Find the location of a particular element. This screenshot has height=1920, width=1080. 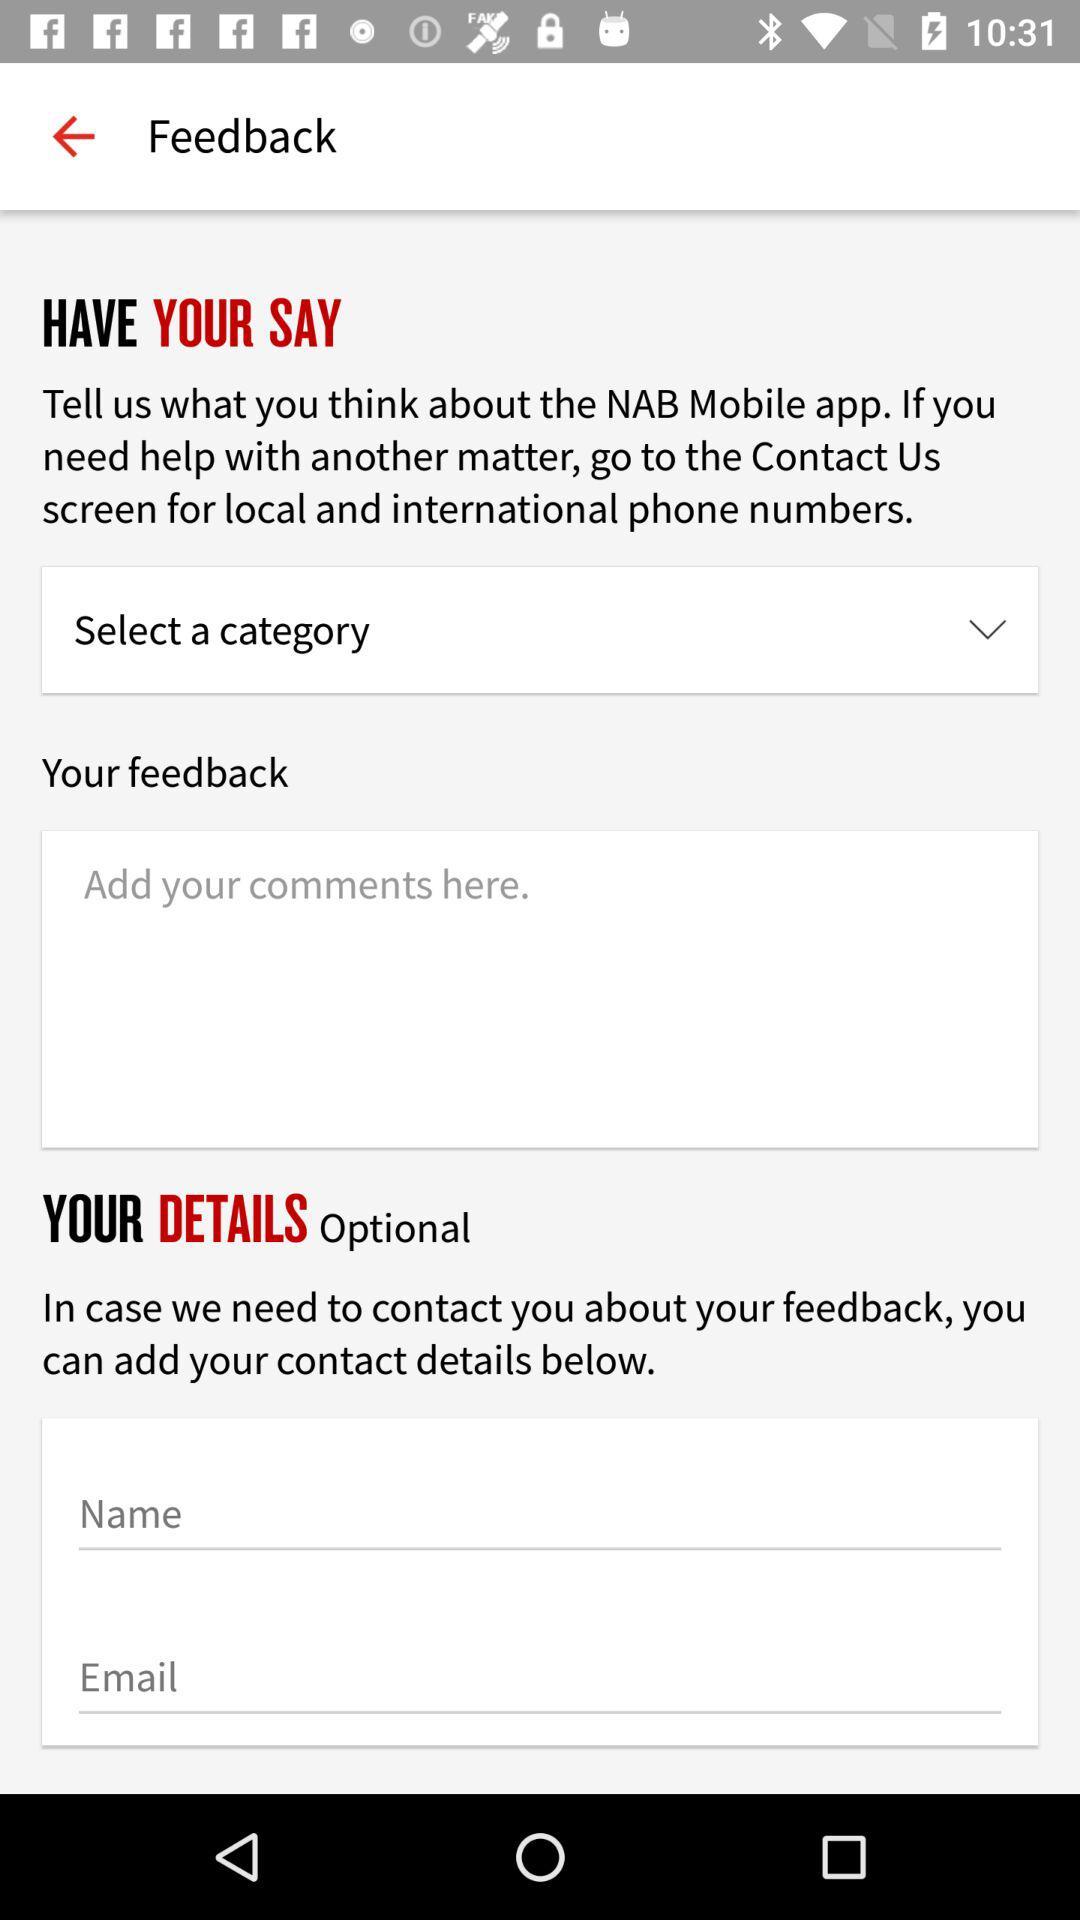

write your comments is located at coordinates (540, 989).